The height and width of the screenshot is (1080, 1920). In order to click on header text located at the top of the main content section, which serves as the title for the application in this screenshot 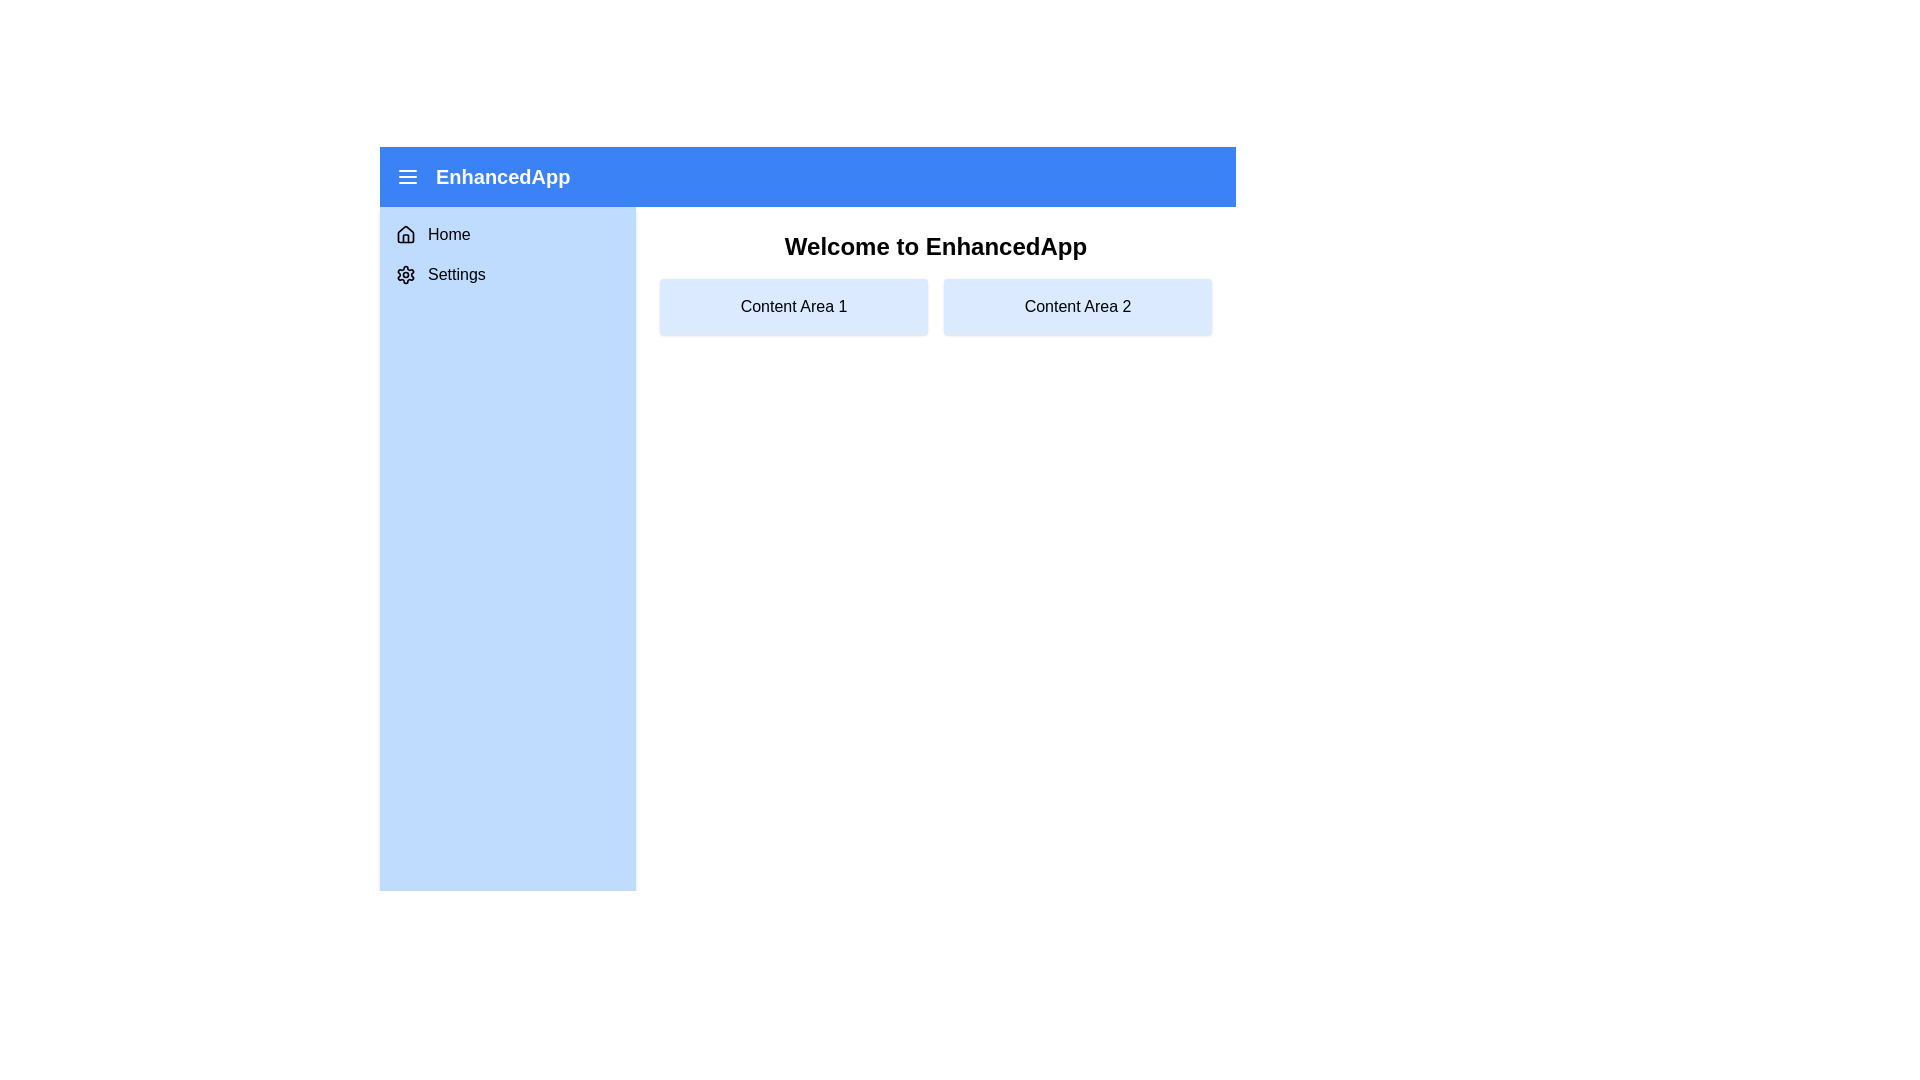, I will do `click(935, 245)`.